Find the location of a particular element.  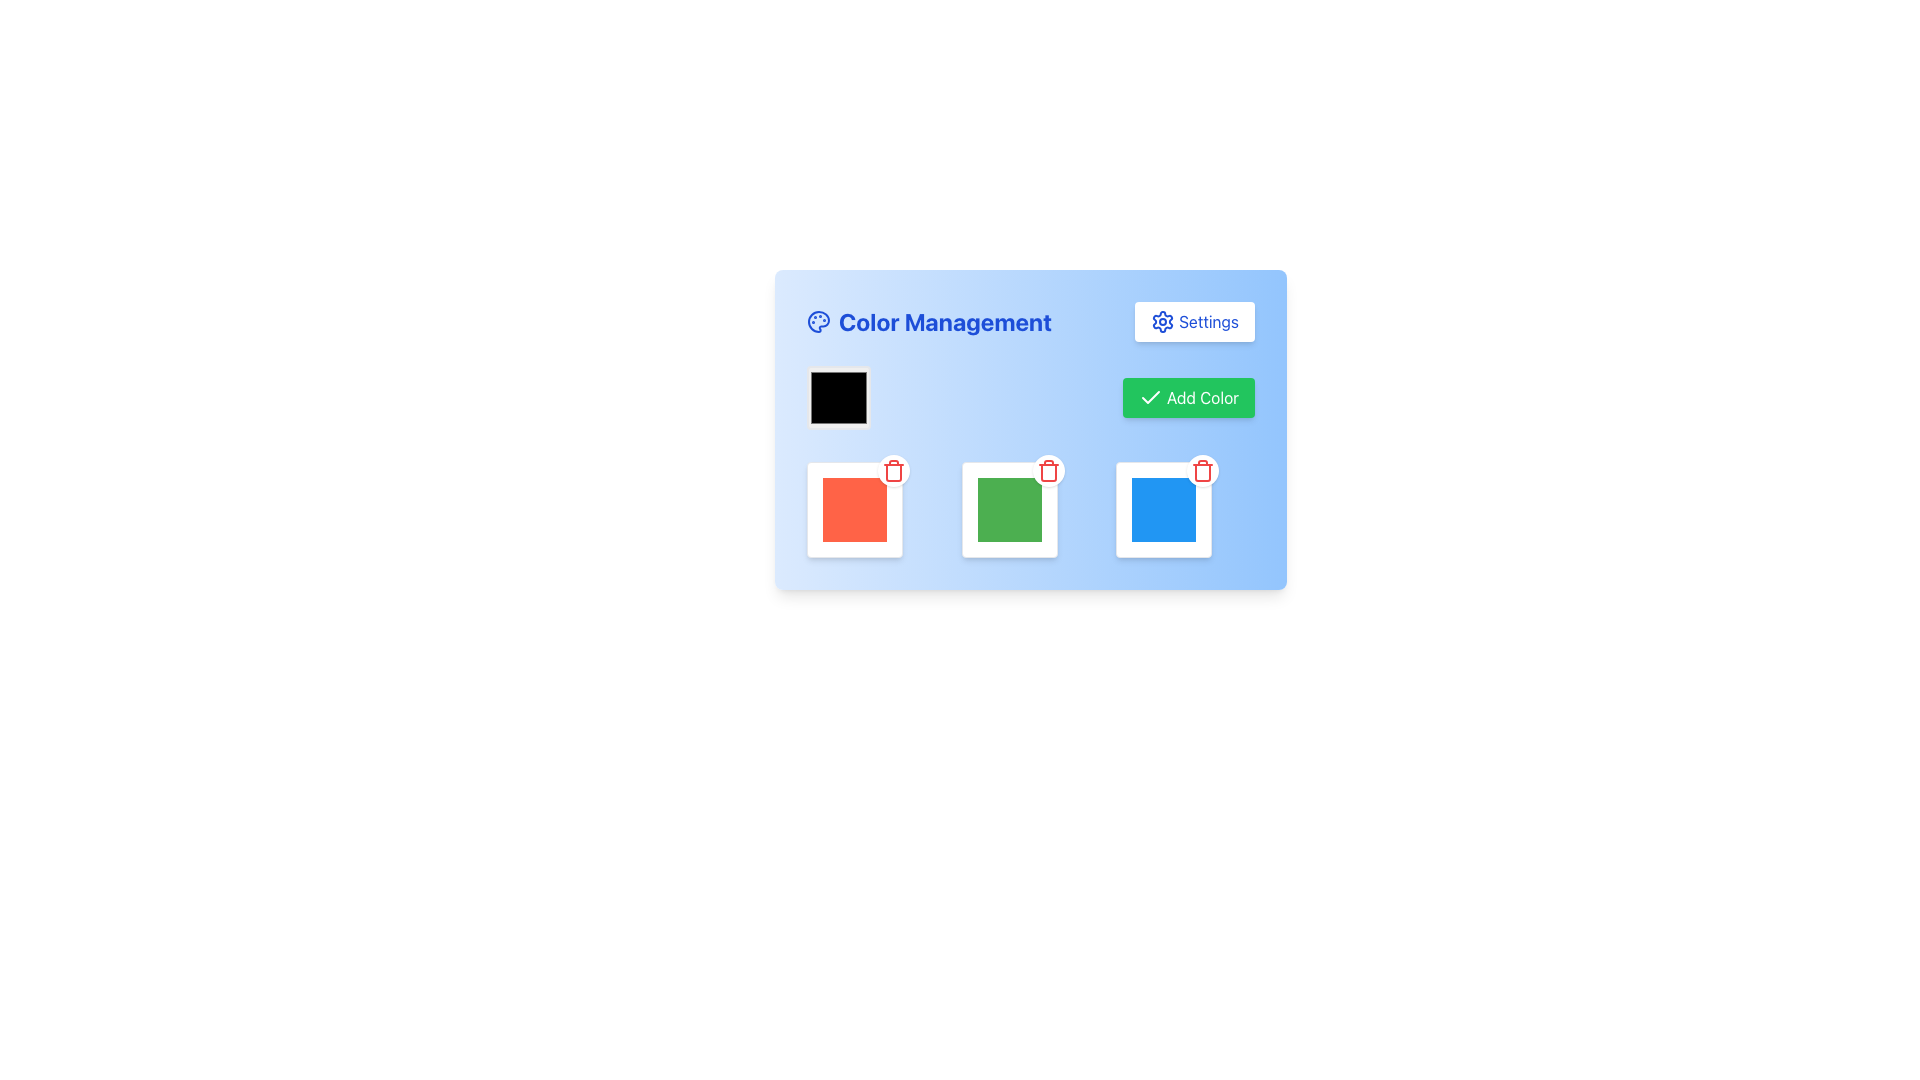

the green color preview box located in the middle of the horizontal list of three color blocks under the 'Color Management' section is located at coordinates (1009, 508).